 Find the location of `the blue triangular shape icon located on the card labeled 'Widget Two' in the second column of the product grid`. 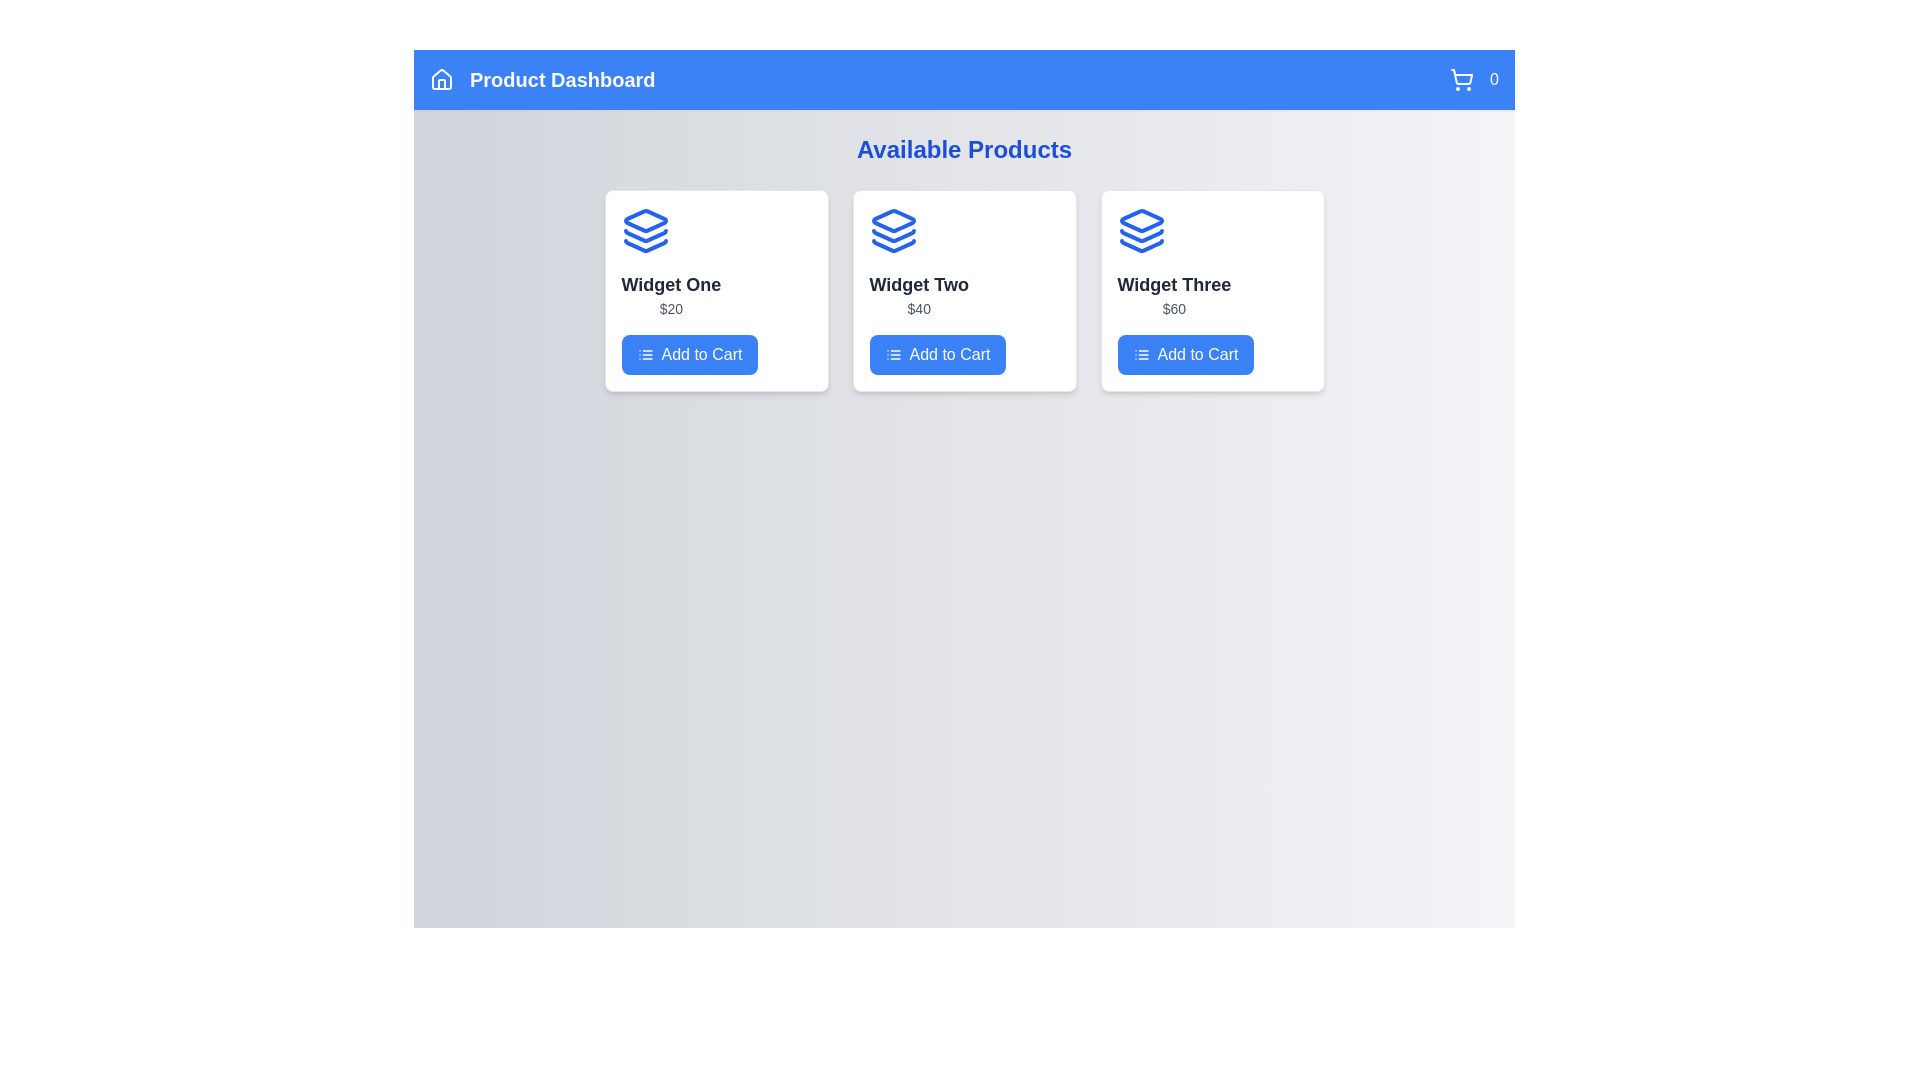

the blue triangular shape icon located on the card labeled 'Widget Two' in the second column of the product grid is located at coordinates (892, 245).